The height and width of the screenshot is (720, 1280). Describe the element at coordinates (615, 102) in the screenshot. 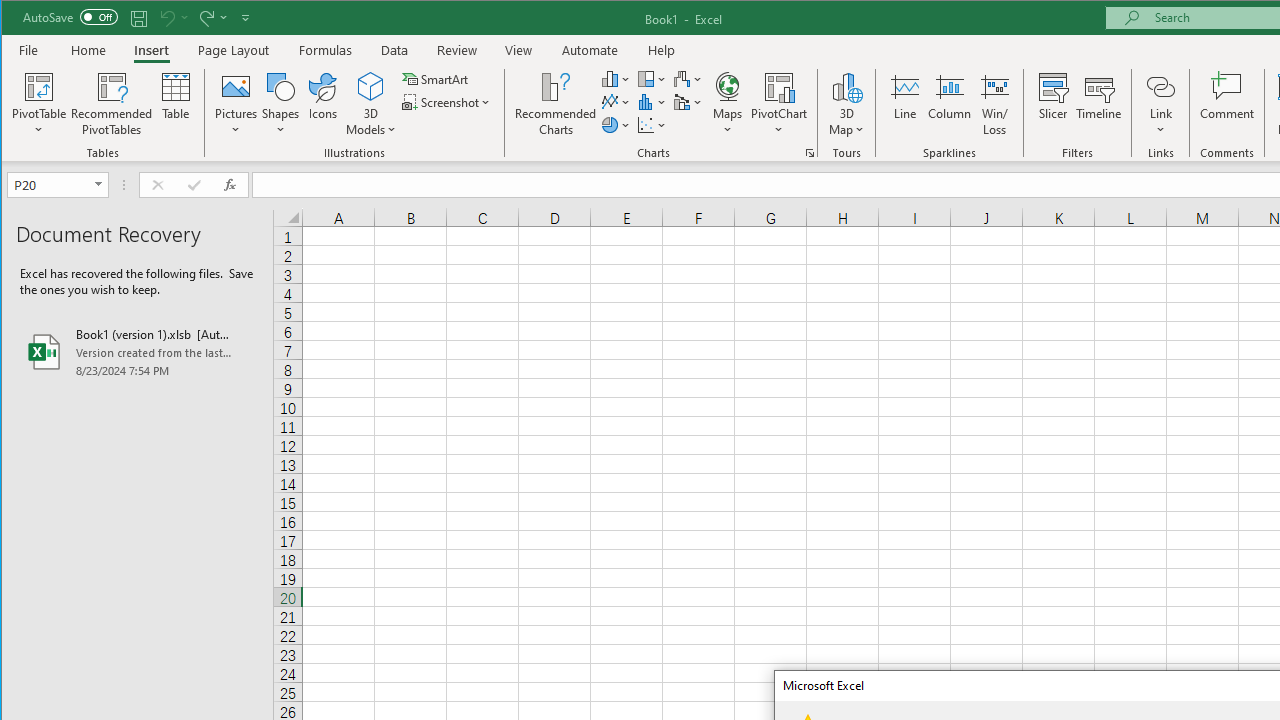

I see `'Insert Line or Area Chart'` at that location.